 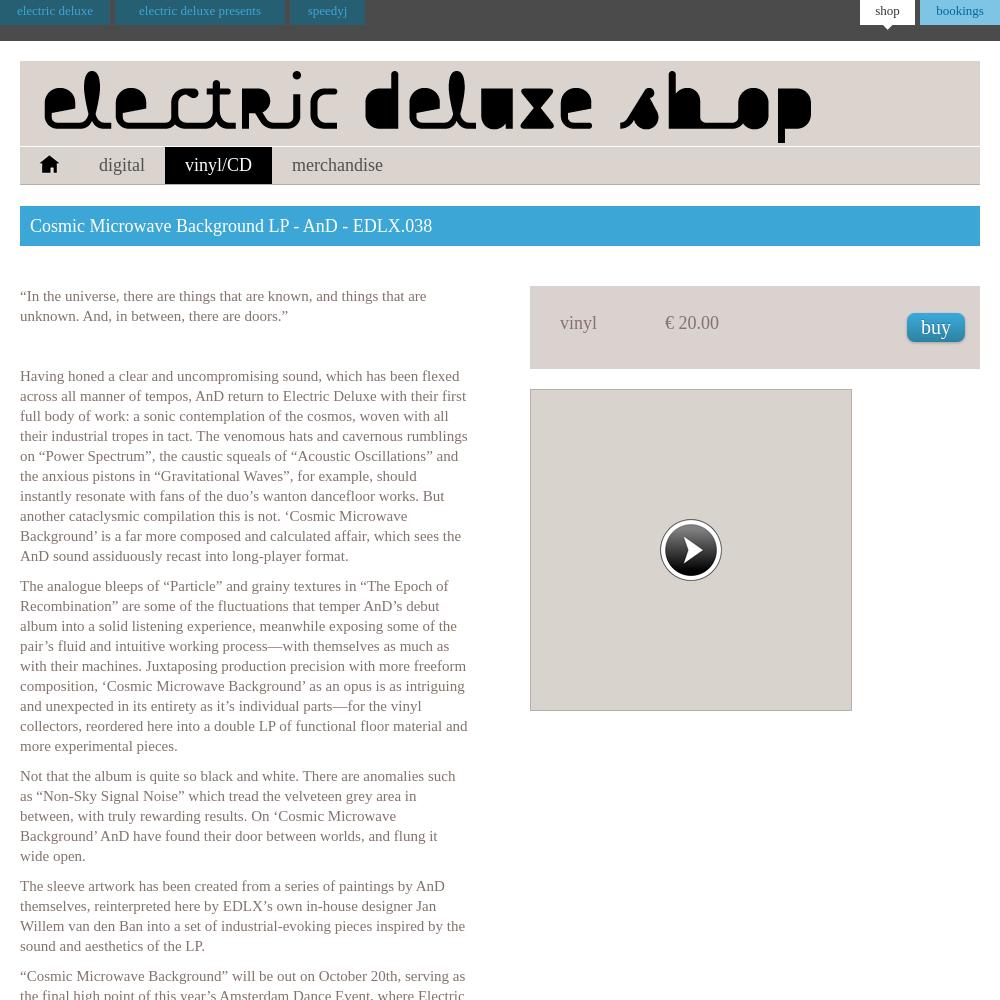 I want to click on '“In the universe, there are things that are known, and things that are unknown. And, in between, there are doors.”', so click(x=222, y=306).